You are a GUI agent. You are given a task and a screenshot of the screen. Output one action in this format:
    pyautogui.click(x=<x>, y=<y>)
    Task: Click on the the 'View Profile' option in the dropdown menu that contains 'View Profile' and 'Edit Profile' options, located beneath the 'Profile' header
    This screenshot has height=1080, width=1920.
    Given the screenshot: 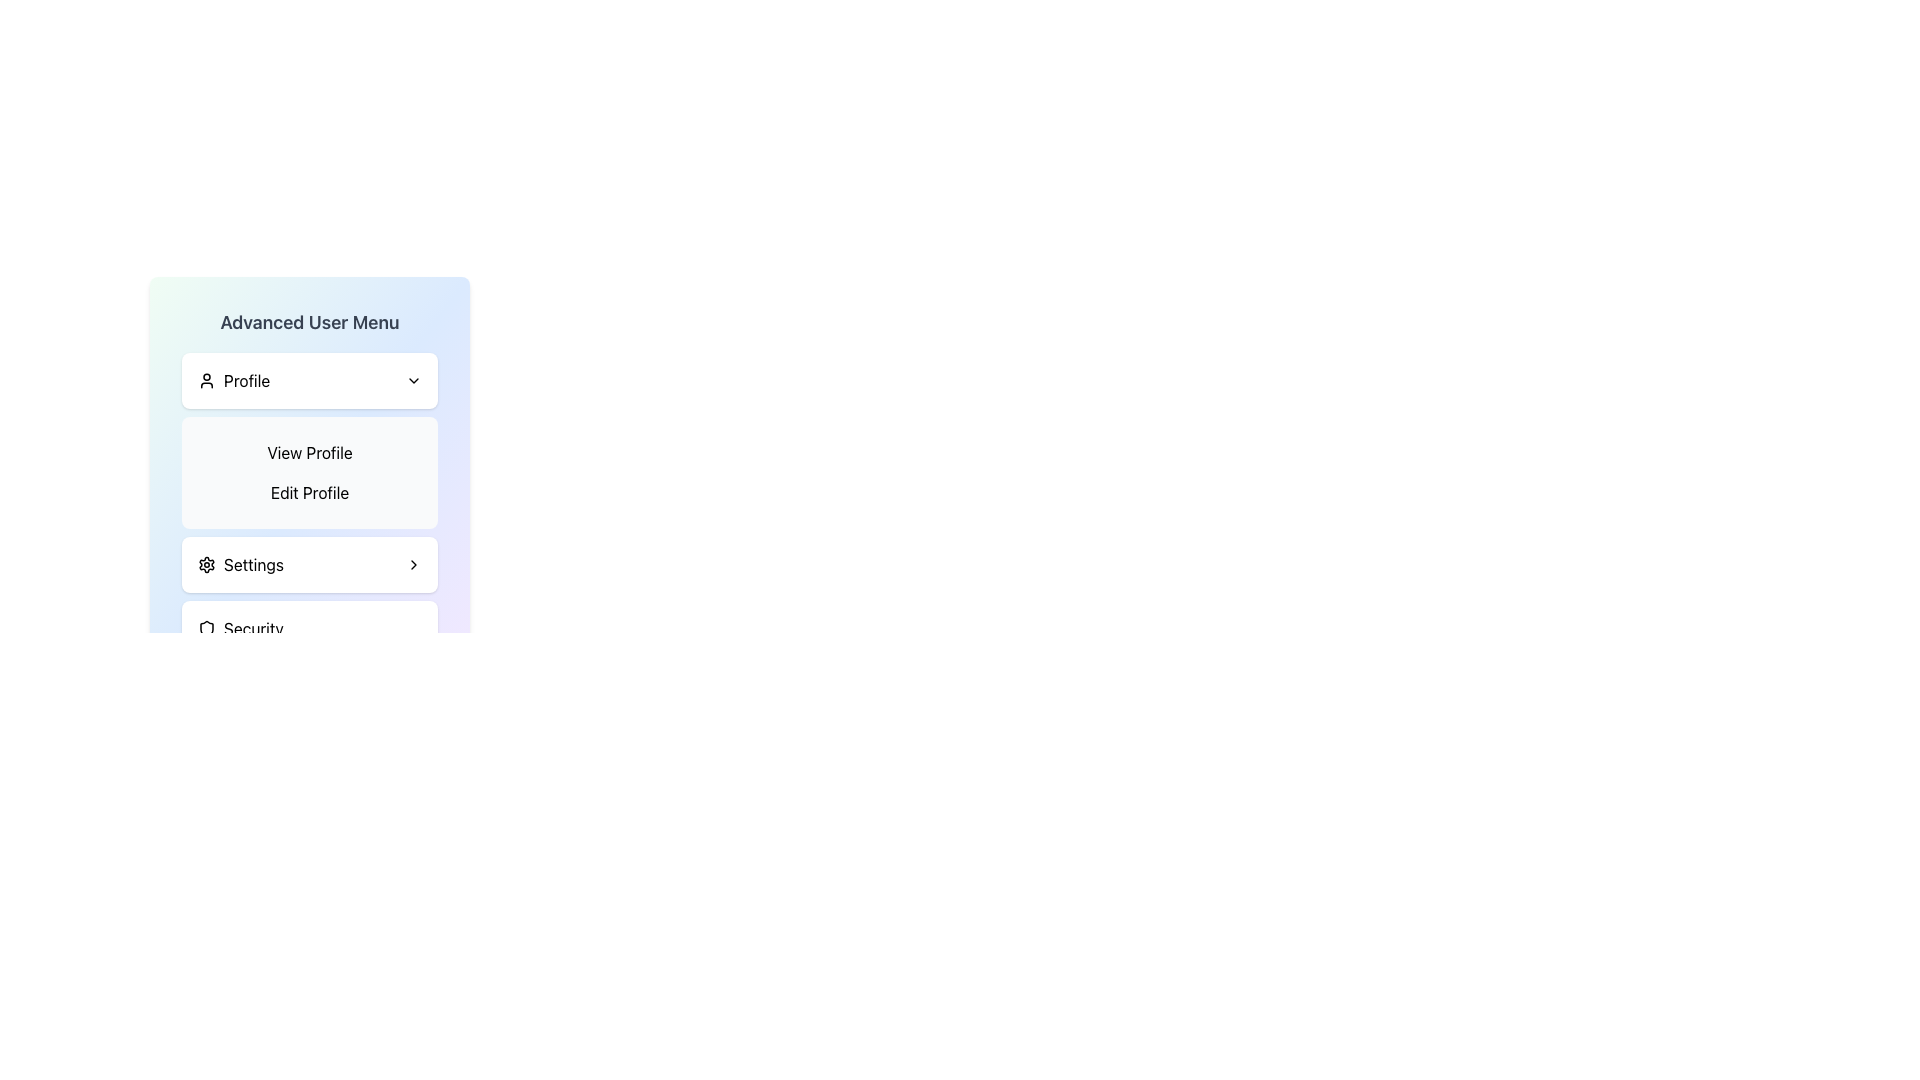 What is the action you would take?
    pyautogui.click(x=309, y=439)
    